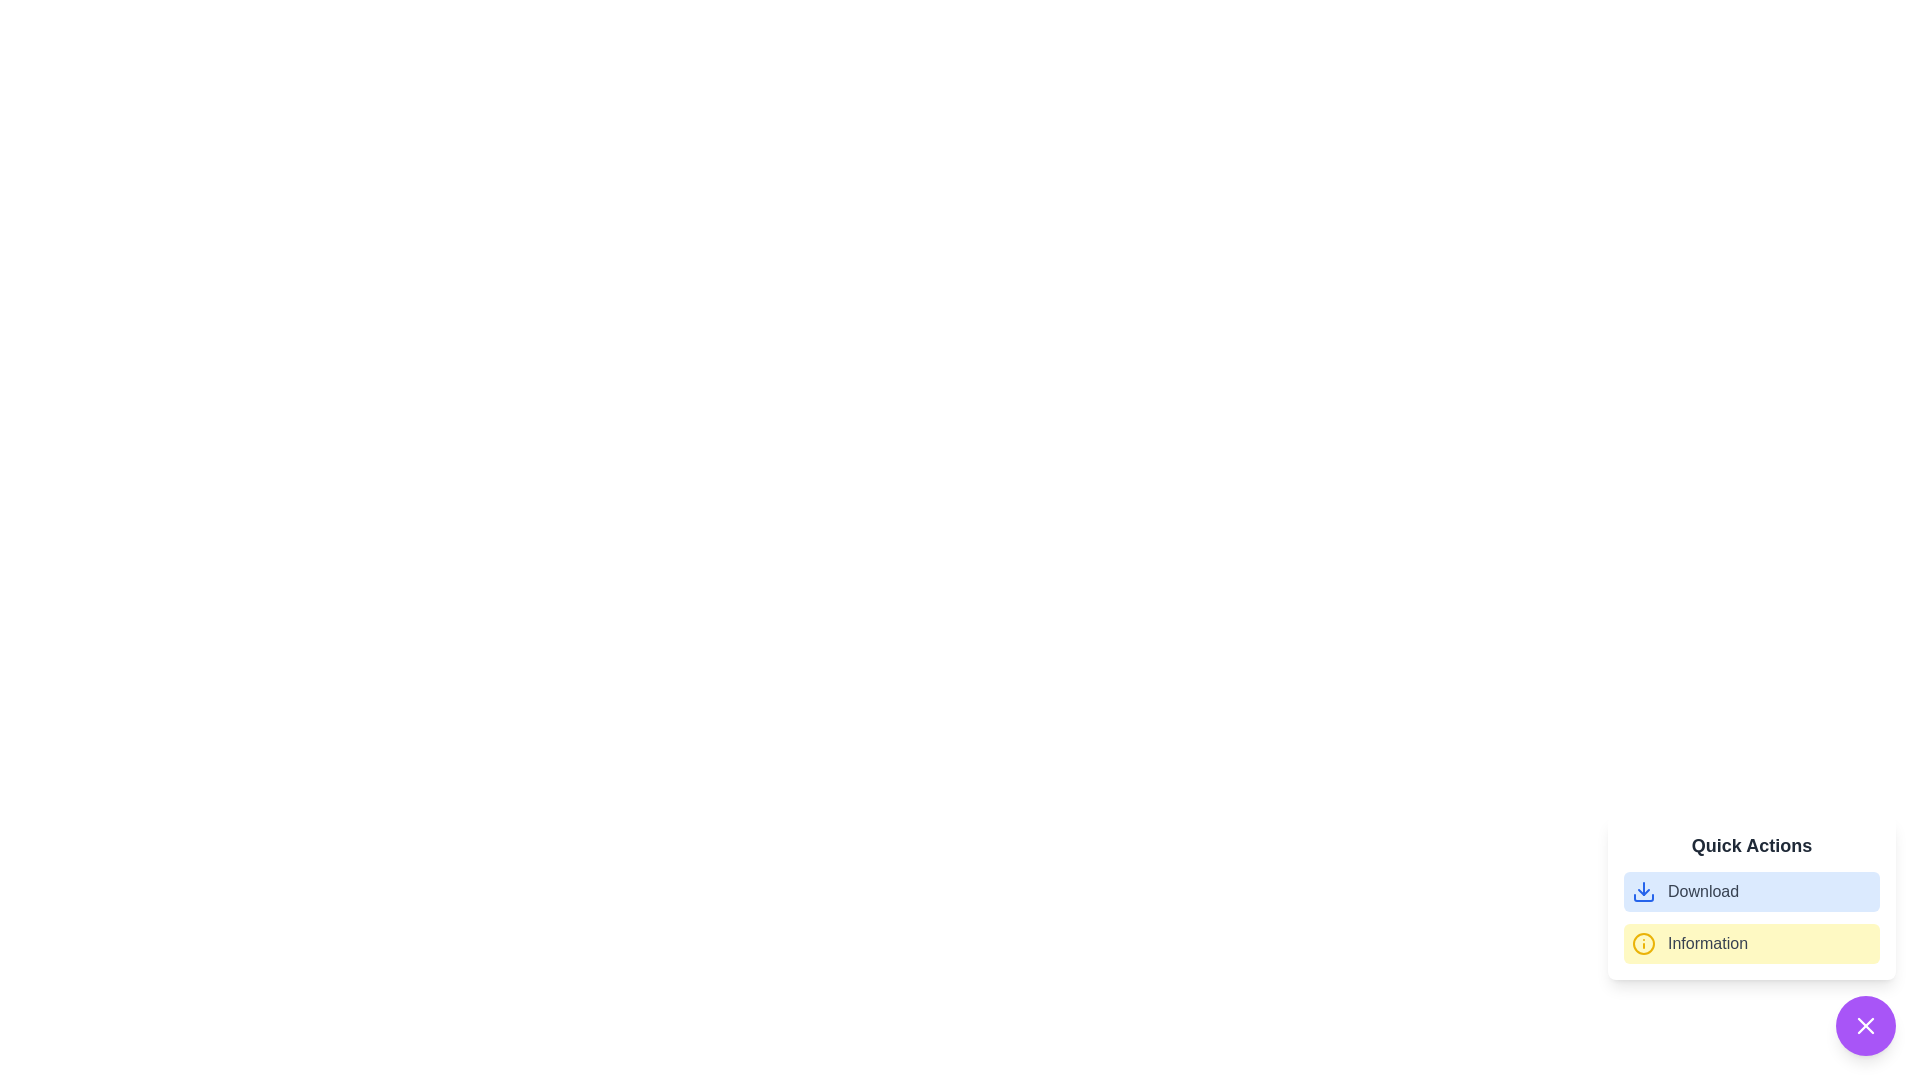 Image resolution: width=1920 pixels, height=1080 pixels. What do you see at coordinates (1751, 890) in the screenshot?
I see `the download button located in the lower-right corner of the interface, above the 'Information' element` at bounding box center [1751, 890].